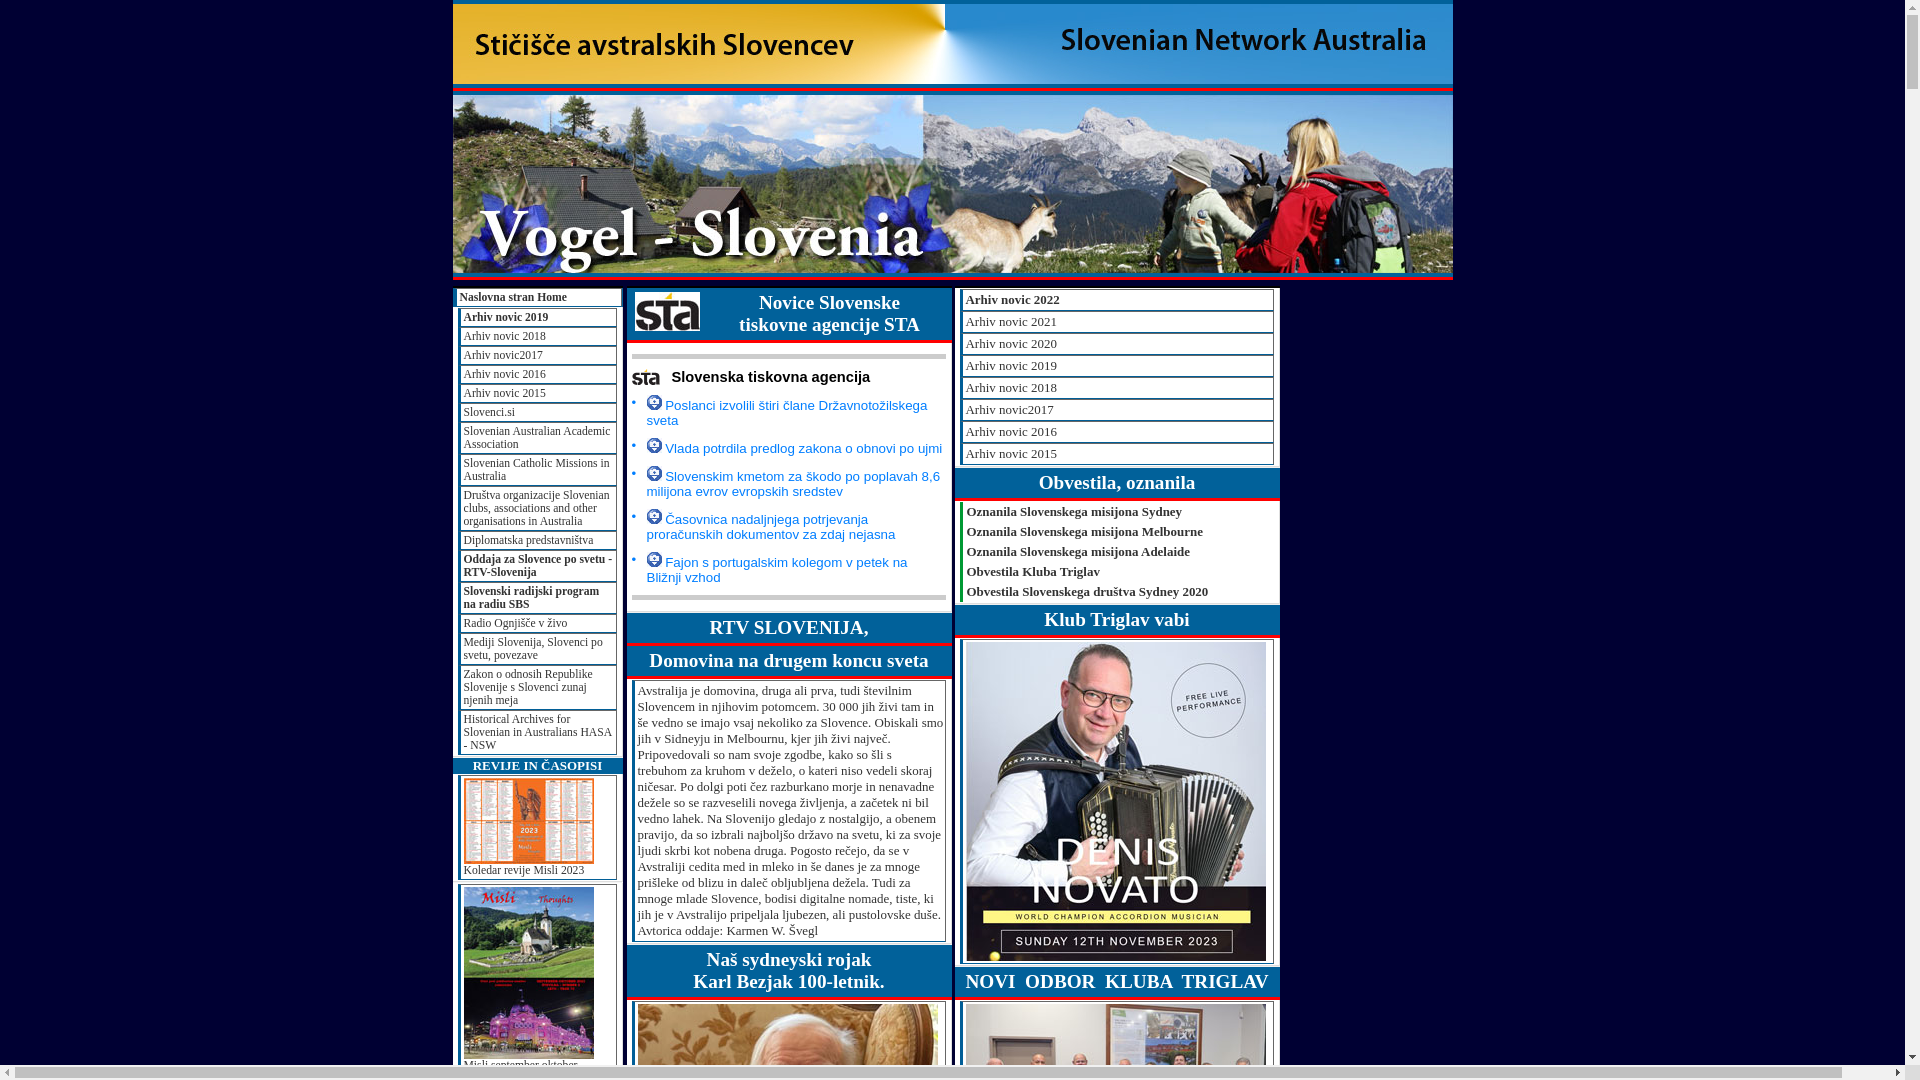  What do you see at coordinates (453, 297) in the screenshot?
I see `'Naslovna stran Home'` at bounding box center [453, 297].